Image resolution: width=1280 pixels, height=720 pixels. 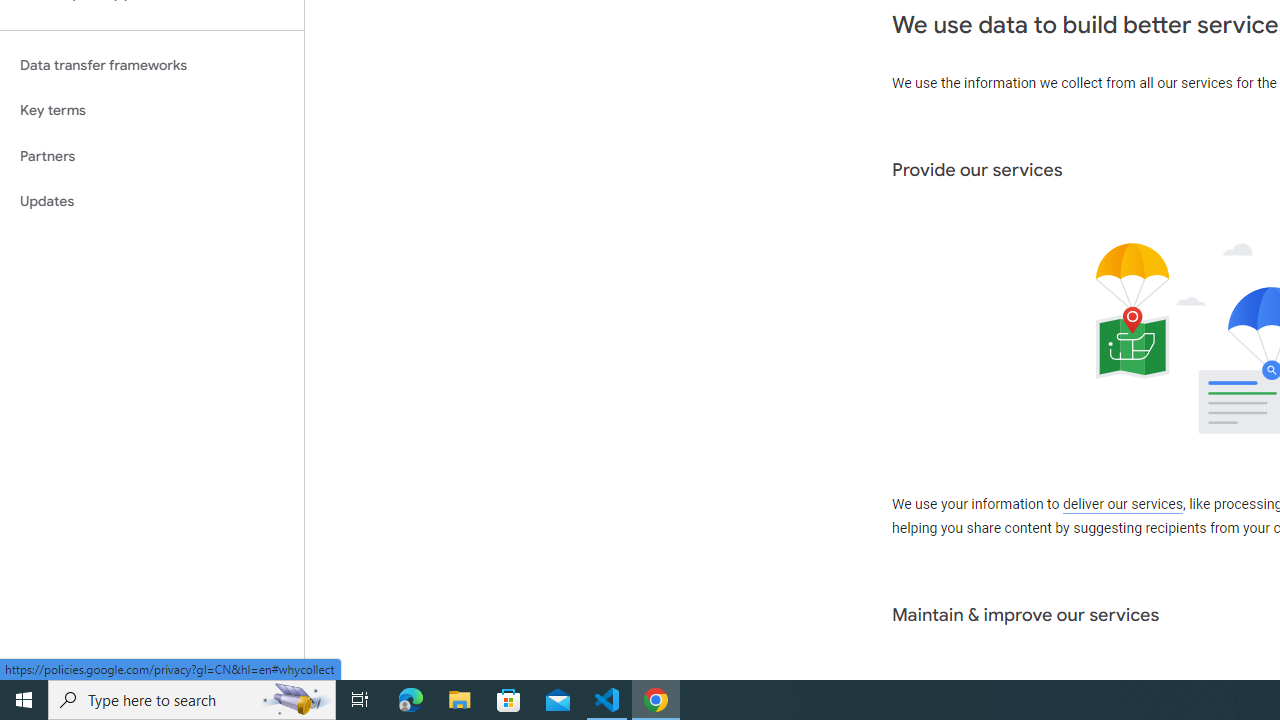 What do you see at coordinates (1122, 504) in the screenshot?
I see `'deliver our services'` at bounding box center [1122, 504].